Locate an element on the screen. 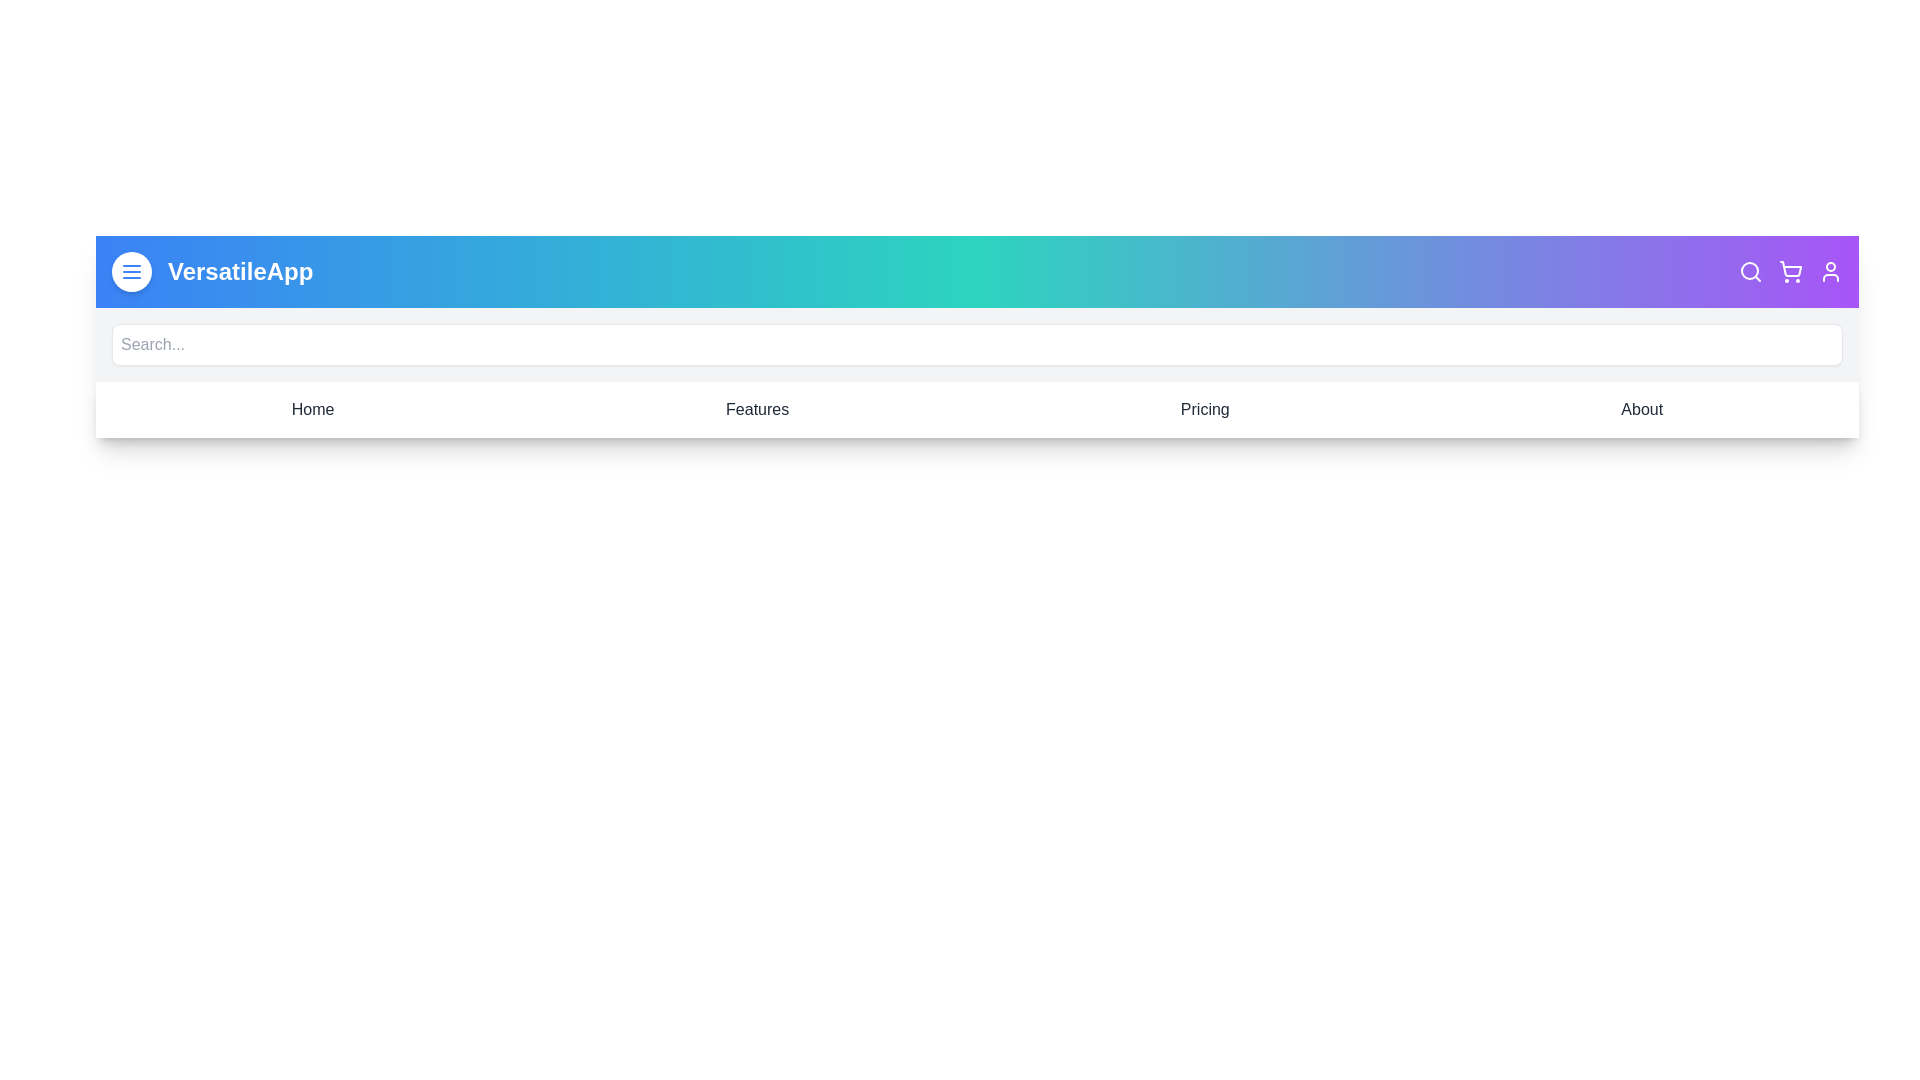  the navigation item About is located at coordinates (1641, 408).